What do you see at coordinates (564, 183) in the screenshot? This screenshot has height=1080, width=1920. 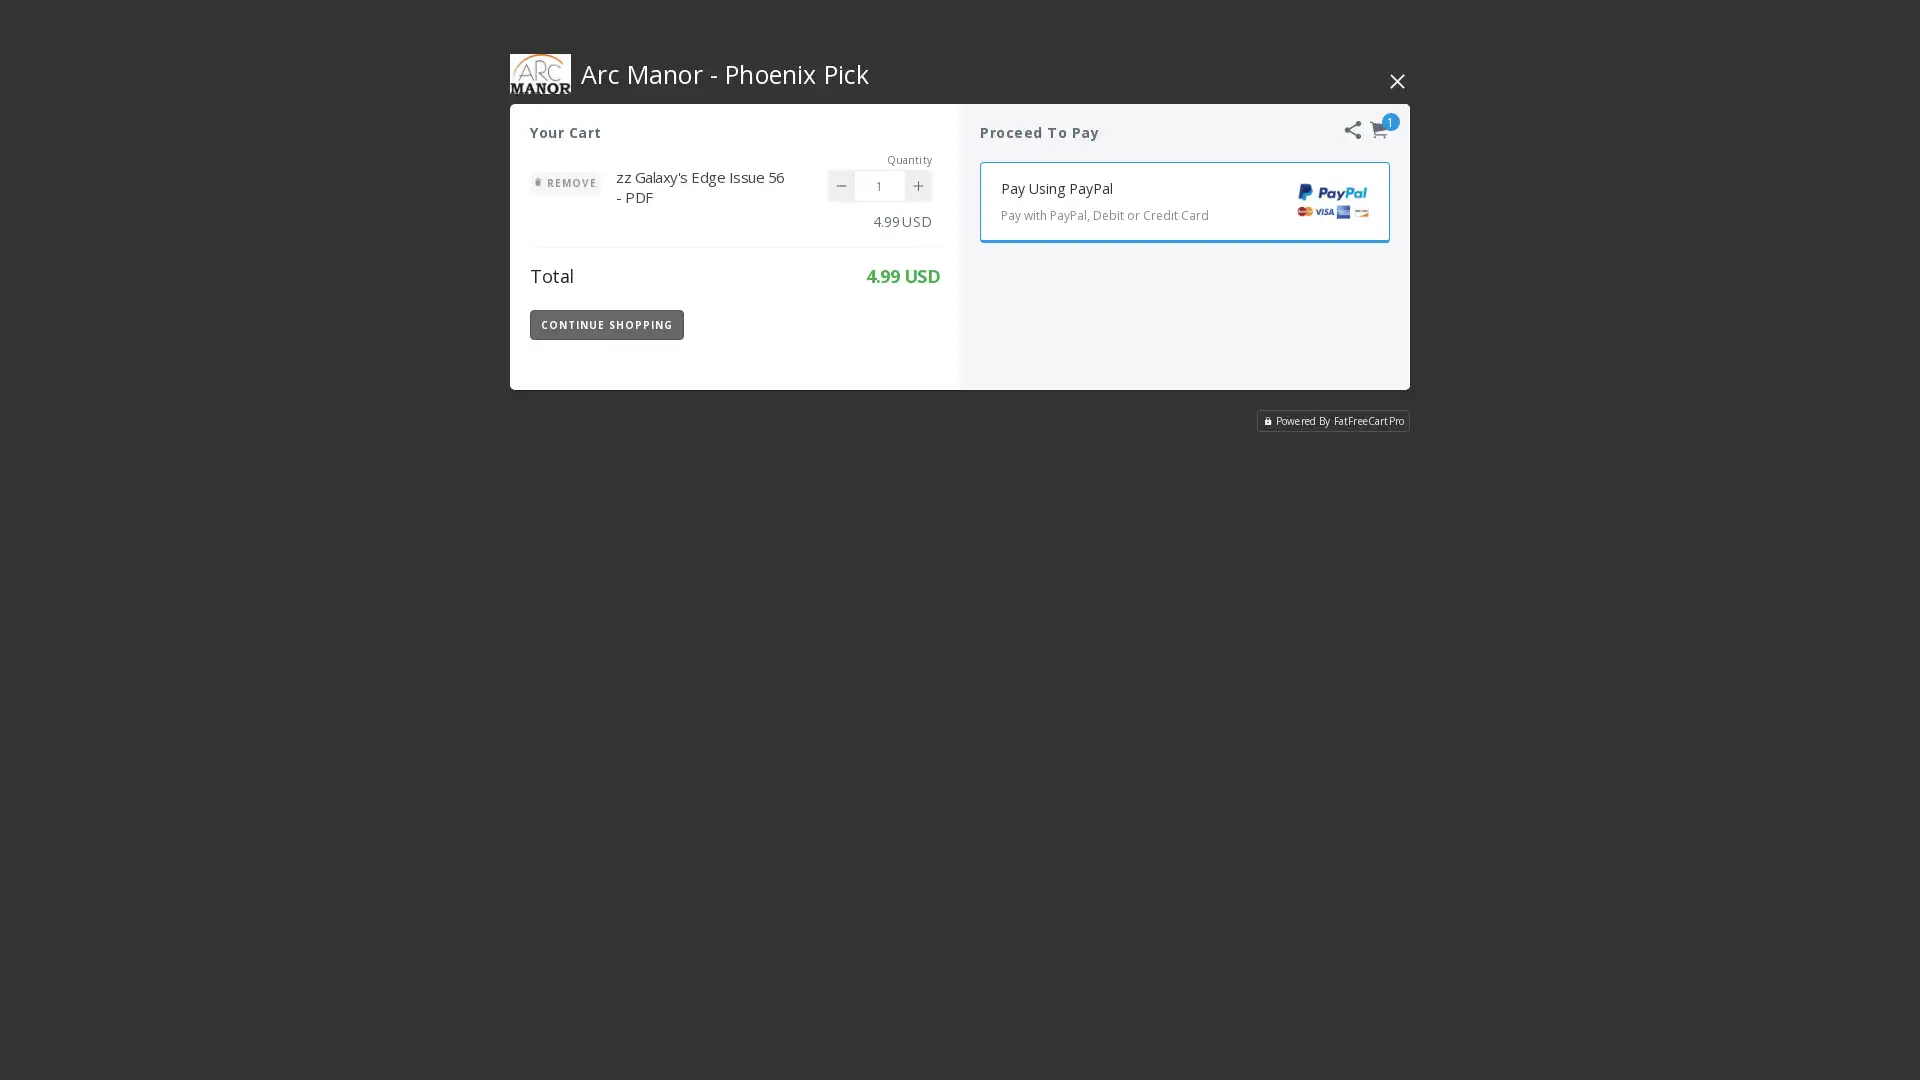 I see `trash REMOVE` at bounding box center [564, 183].